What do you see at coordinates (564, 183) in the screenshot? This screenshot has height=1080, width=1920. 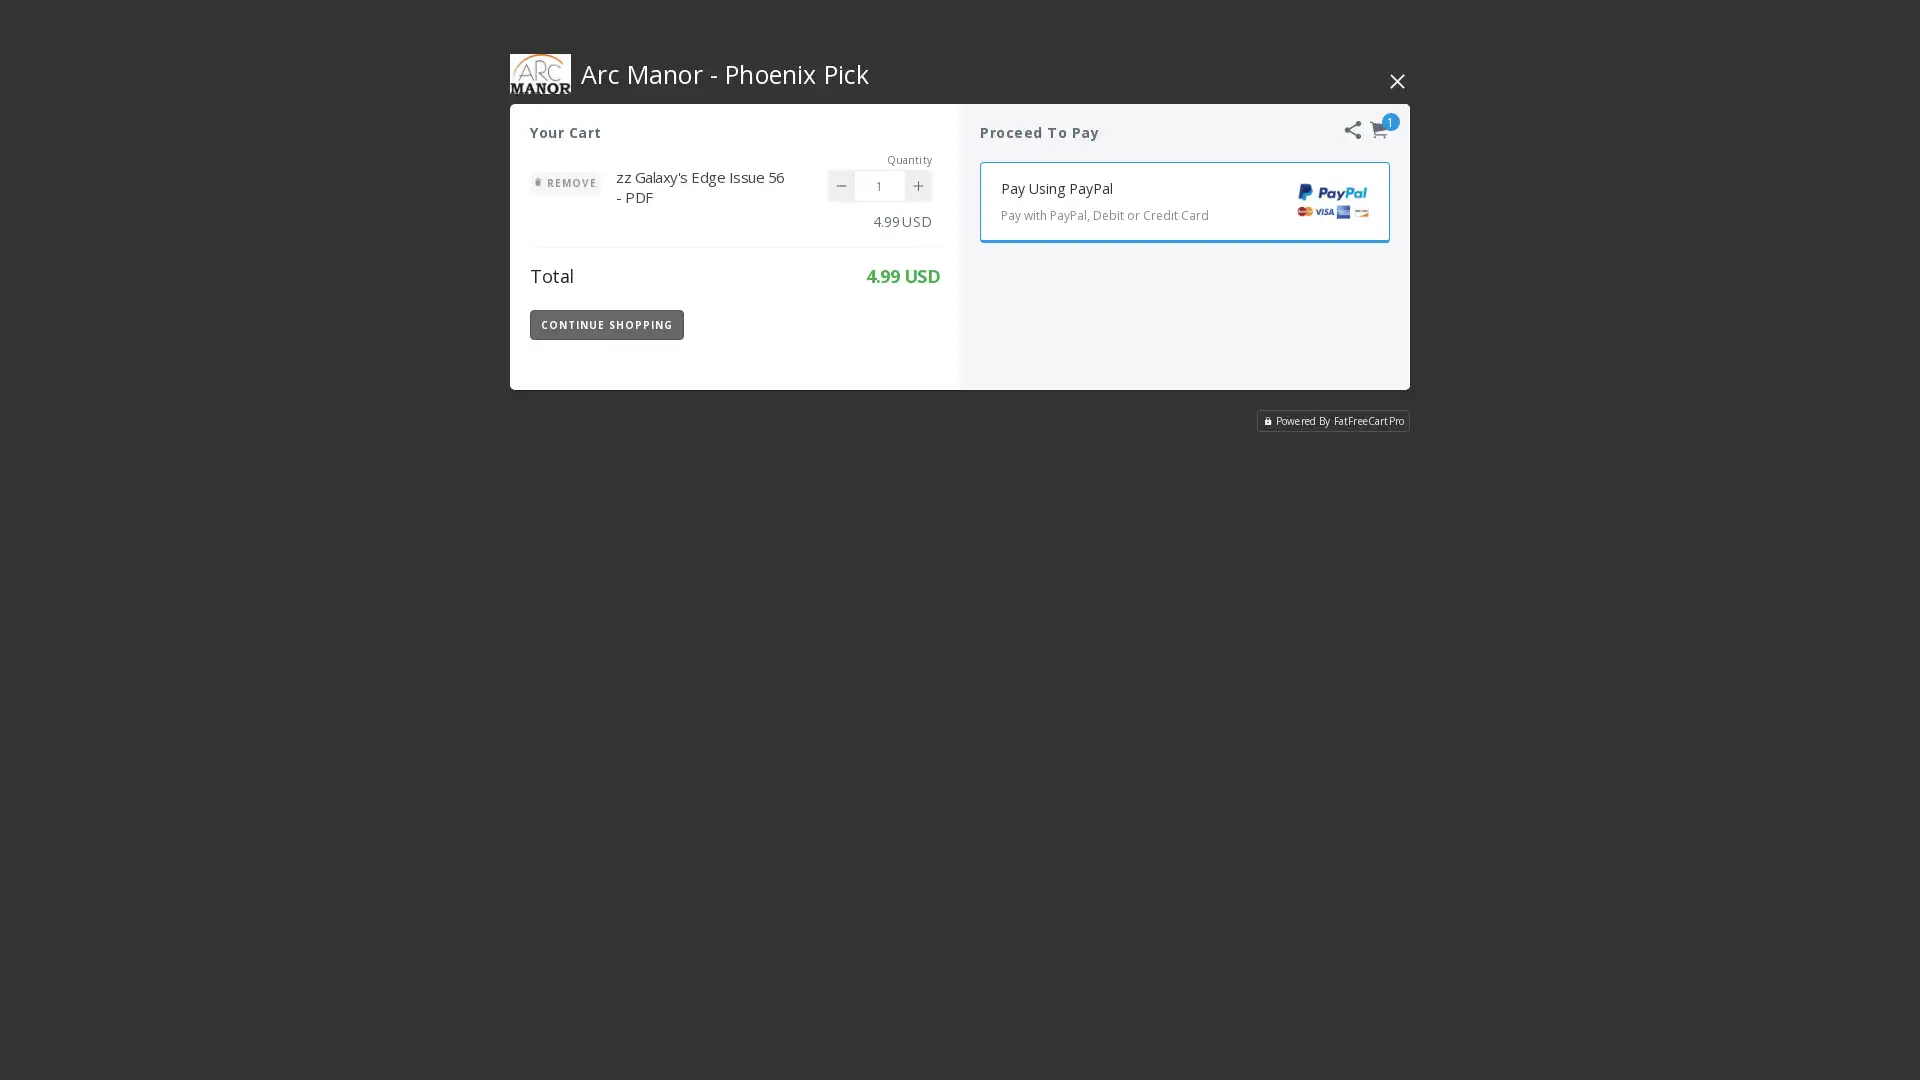 I see `trash REMOVE` at bounding box center [564, 183].